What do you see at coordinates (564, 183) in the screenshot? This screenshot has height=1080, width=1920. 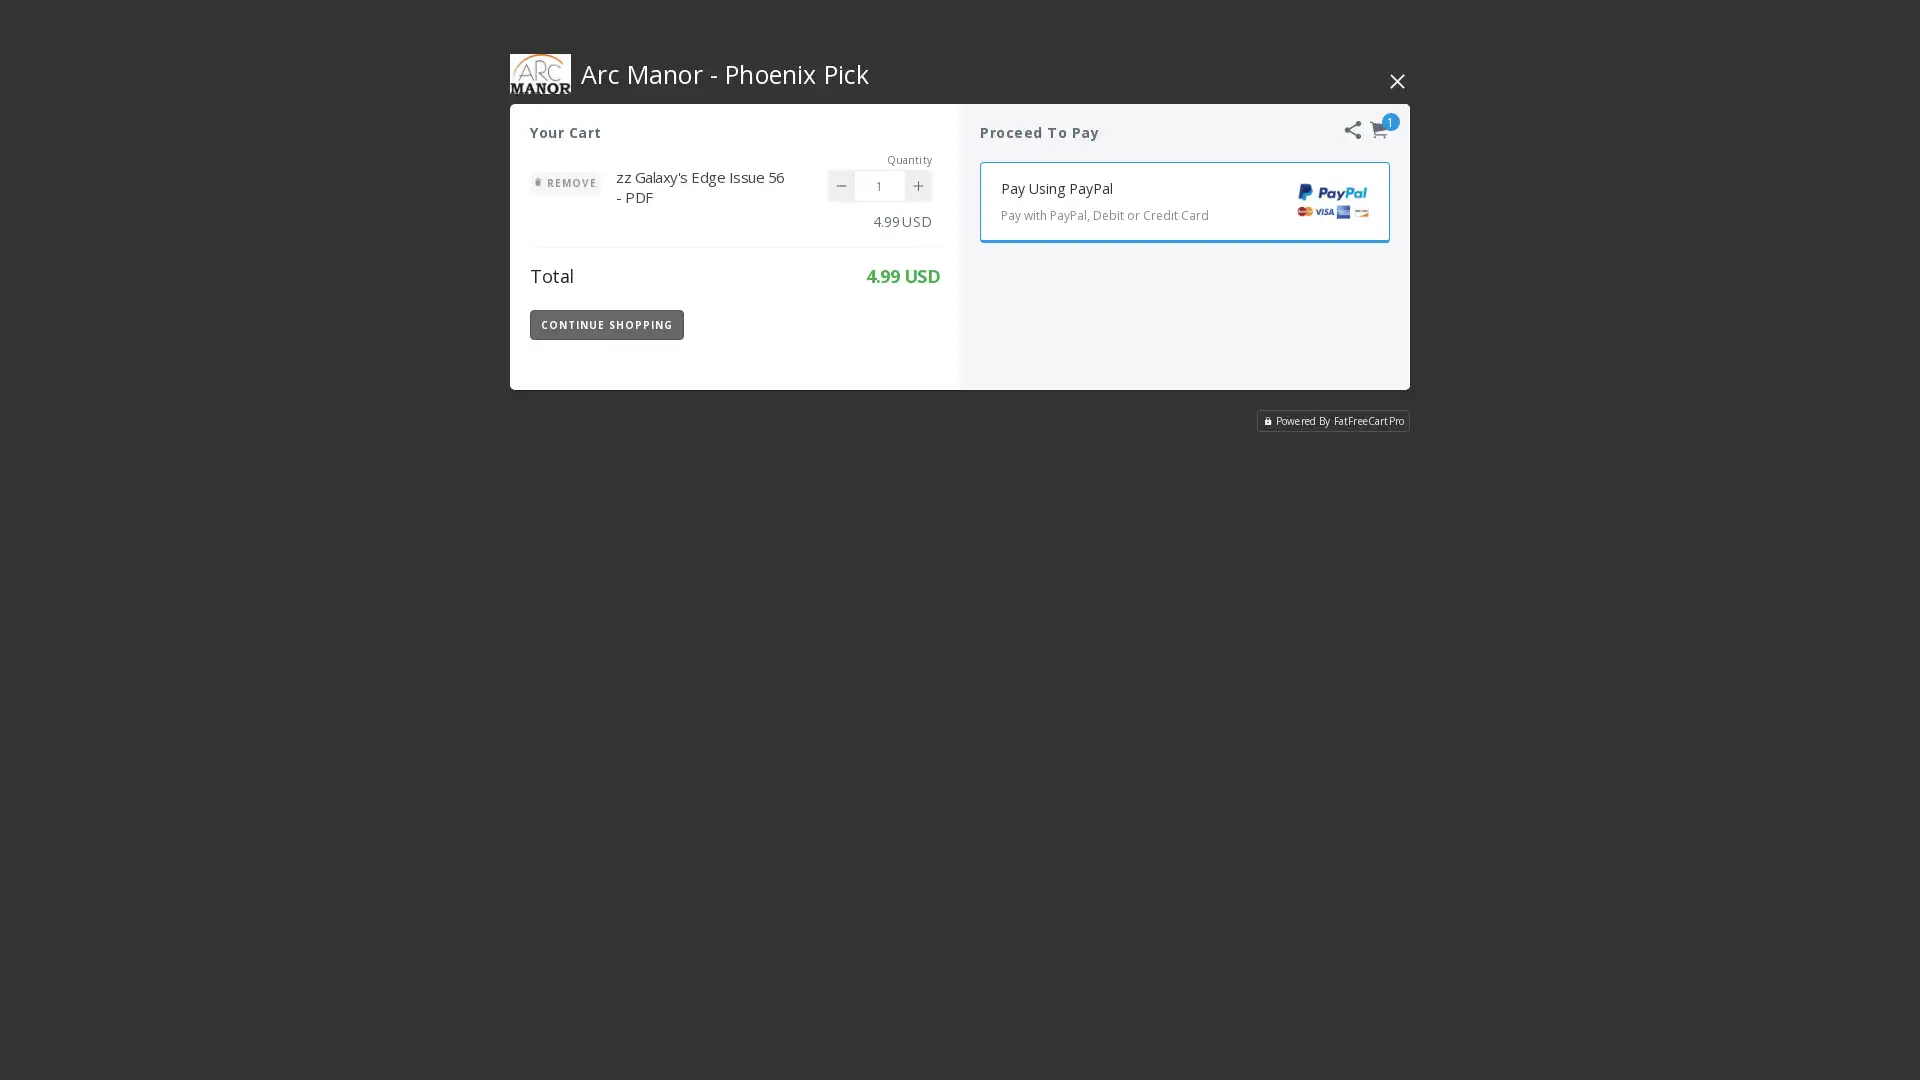 I see `trash REMOVE` at bounding box center [564, 183].